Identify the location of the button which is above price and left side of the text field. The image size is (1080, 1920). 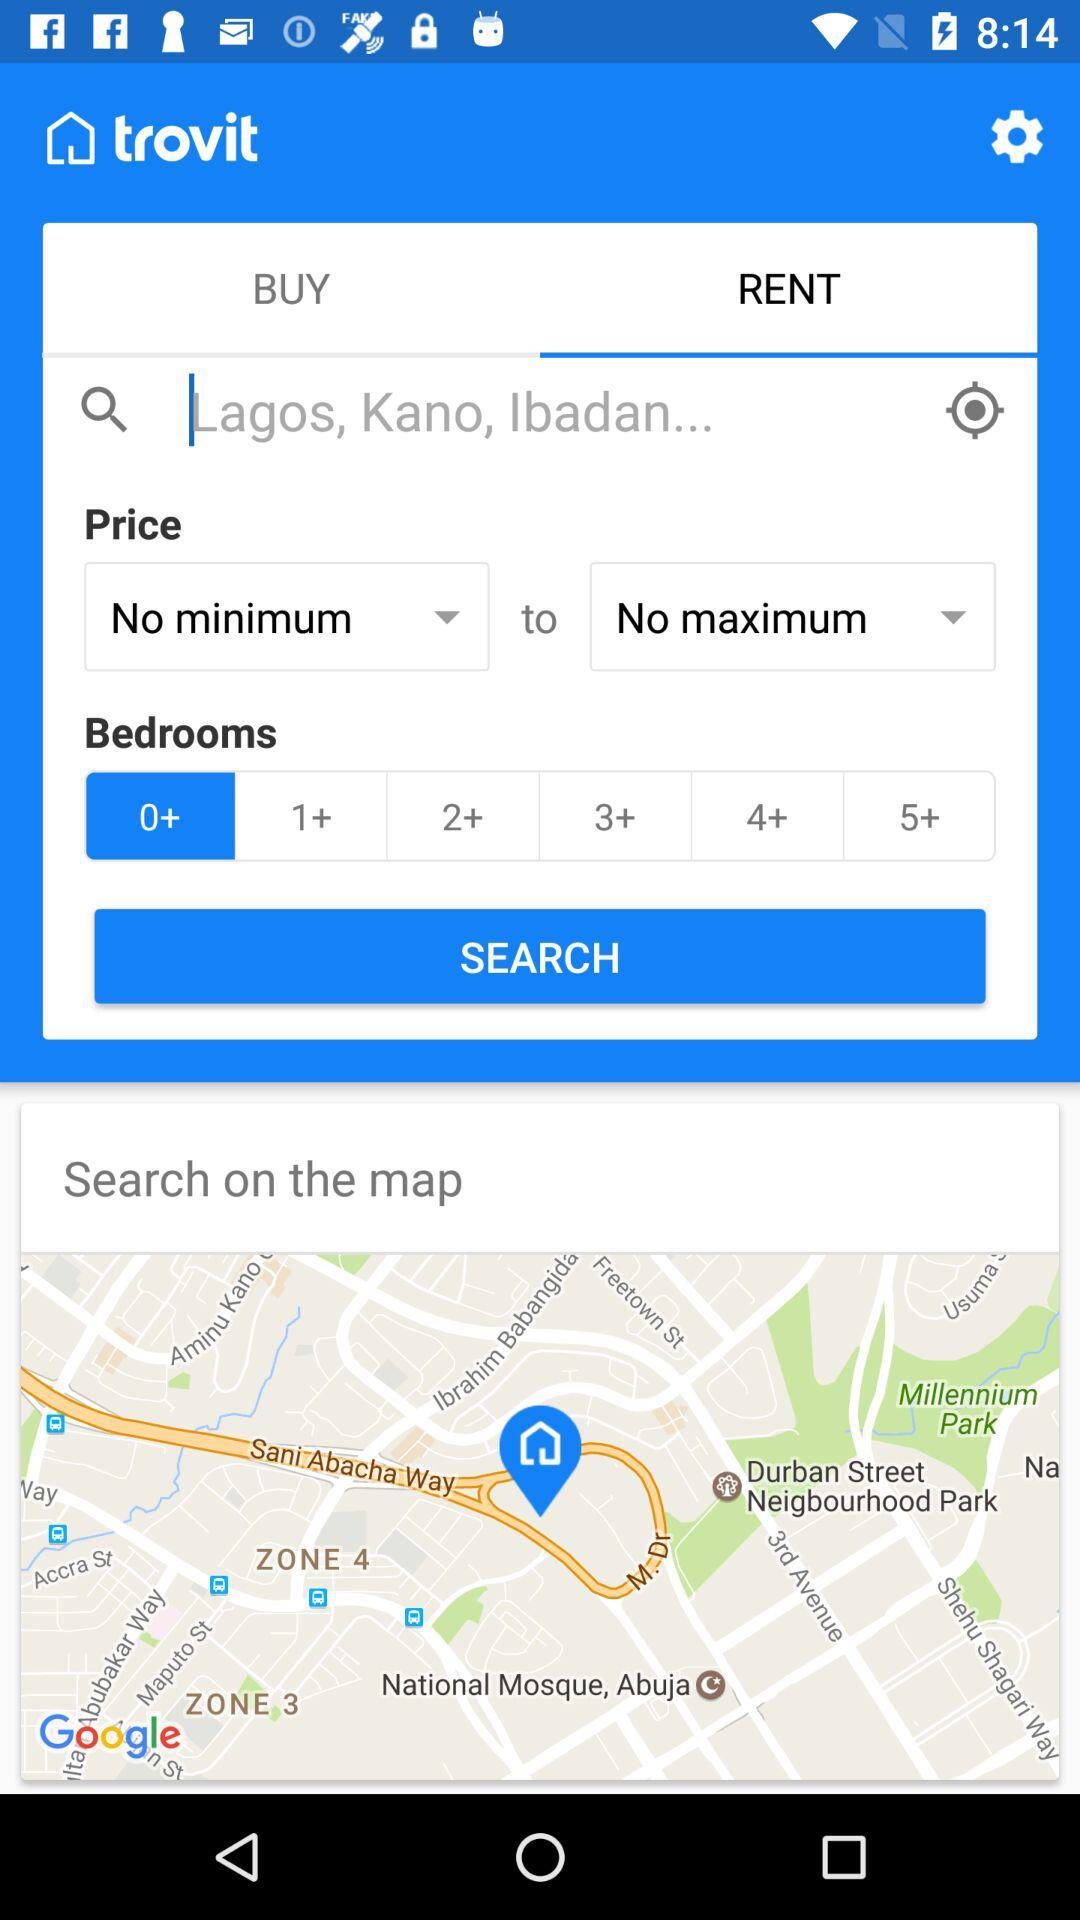
(105, 409).